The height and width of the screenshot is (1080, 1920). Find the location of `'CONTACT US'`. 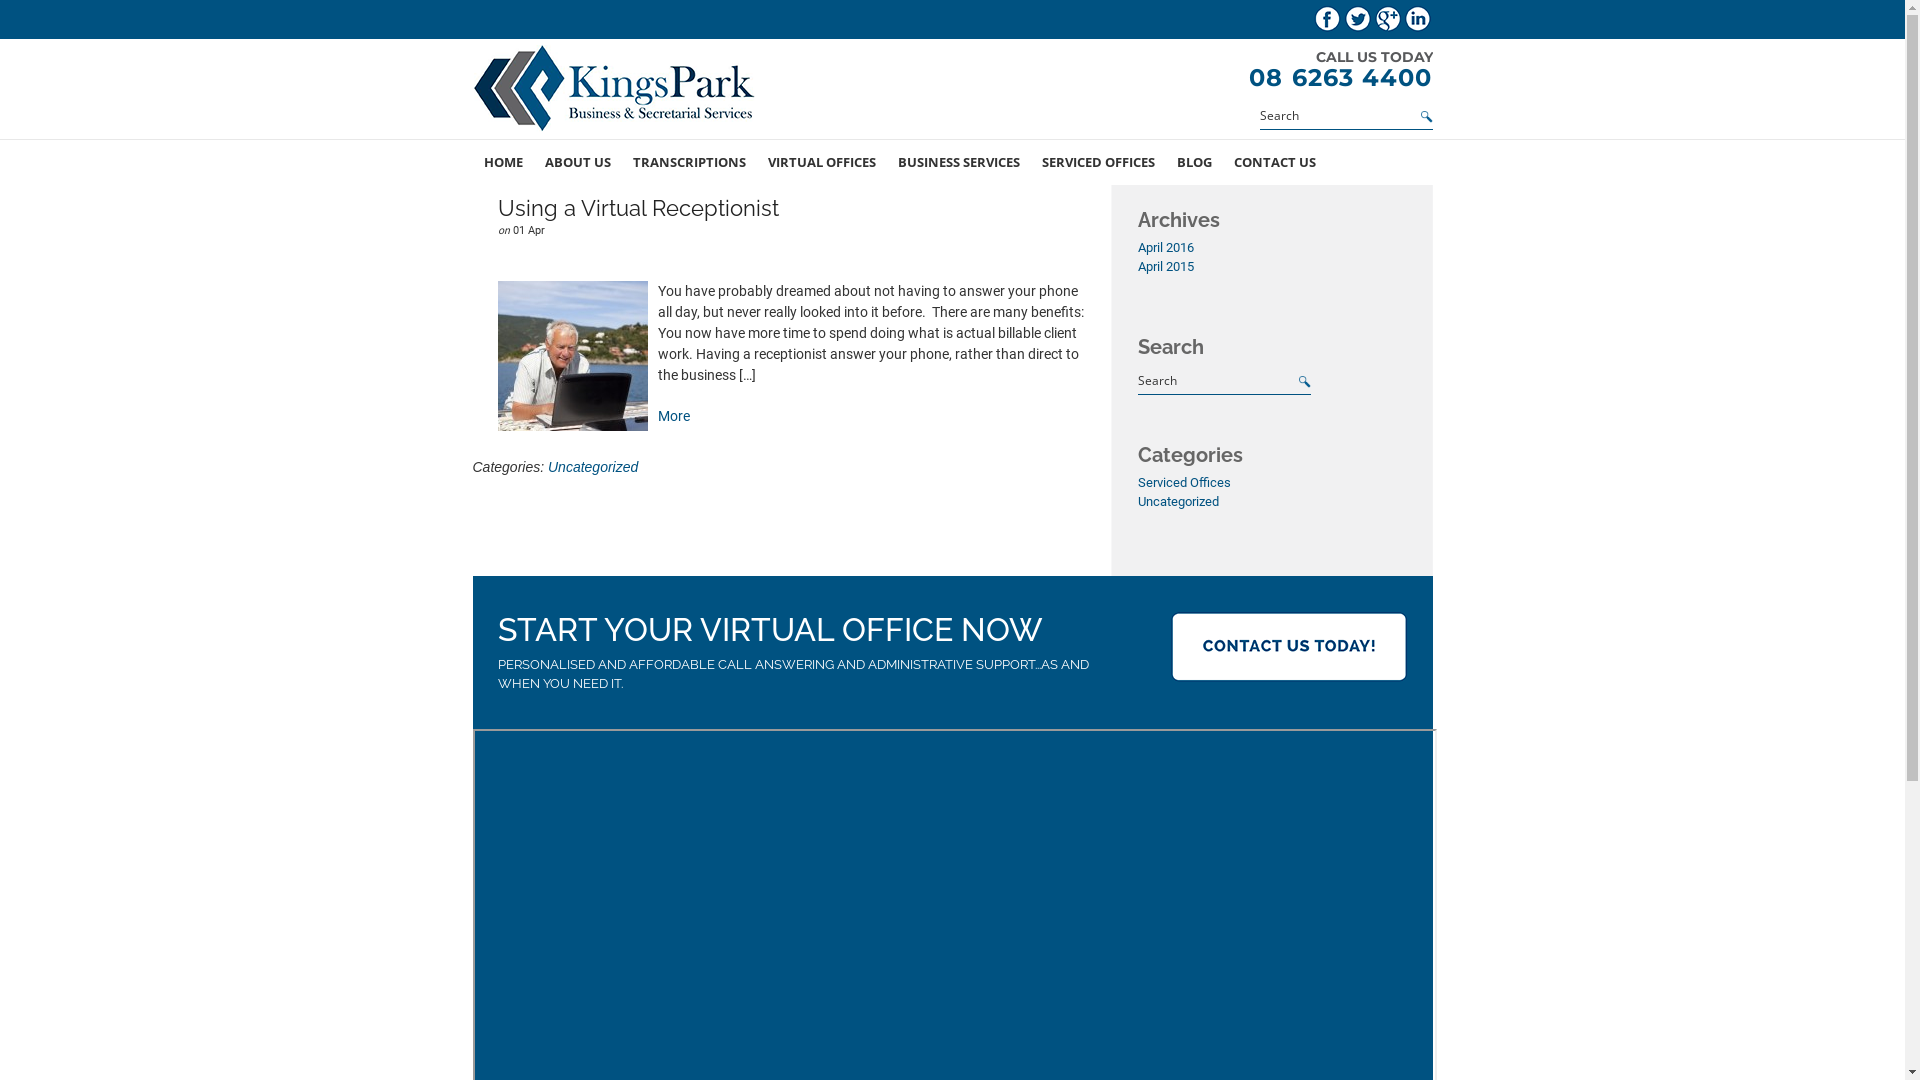

'CONTACT US' is located at coordinates (1272, 161).